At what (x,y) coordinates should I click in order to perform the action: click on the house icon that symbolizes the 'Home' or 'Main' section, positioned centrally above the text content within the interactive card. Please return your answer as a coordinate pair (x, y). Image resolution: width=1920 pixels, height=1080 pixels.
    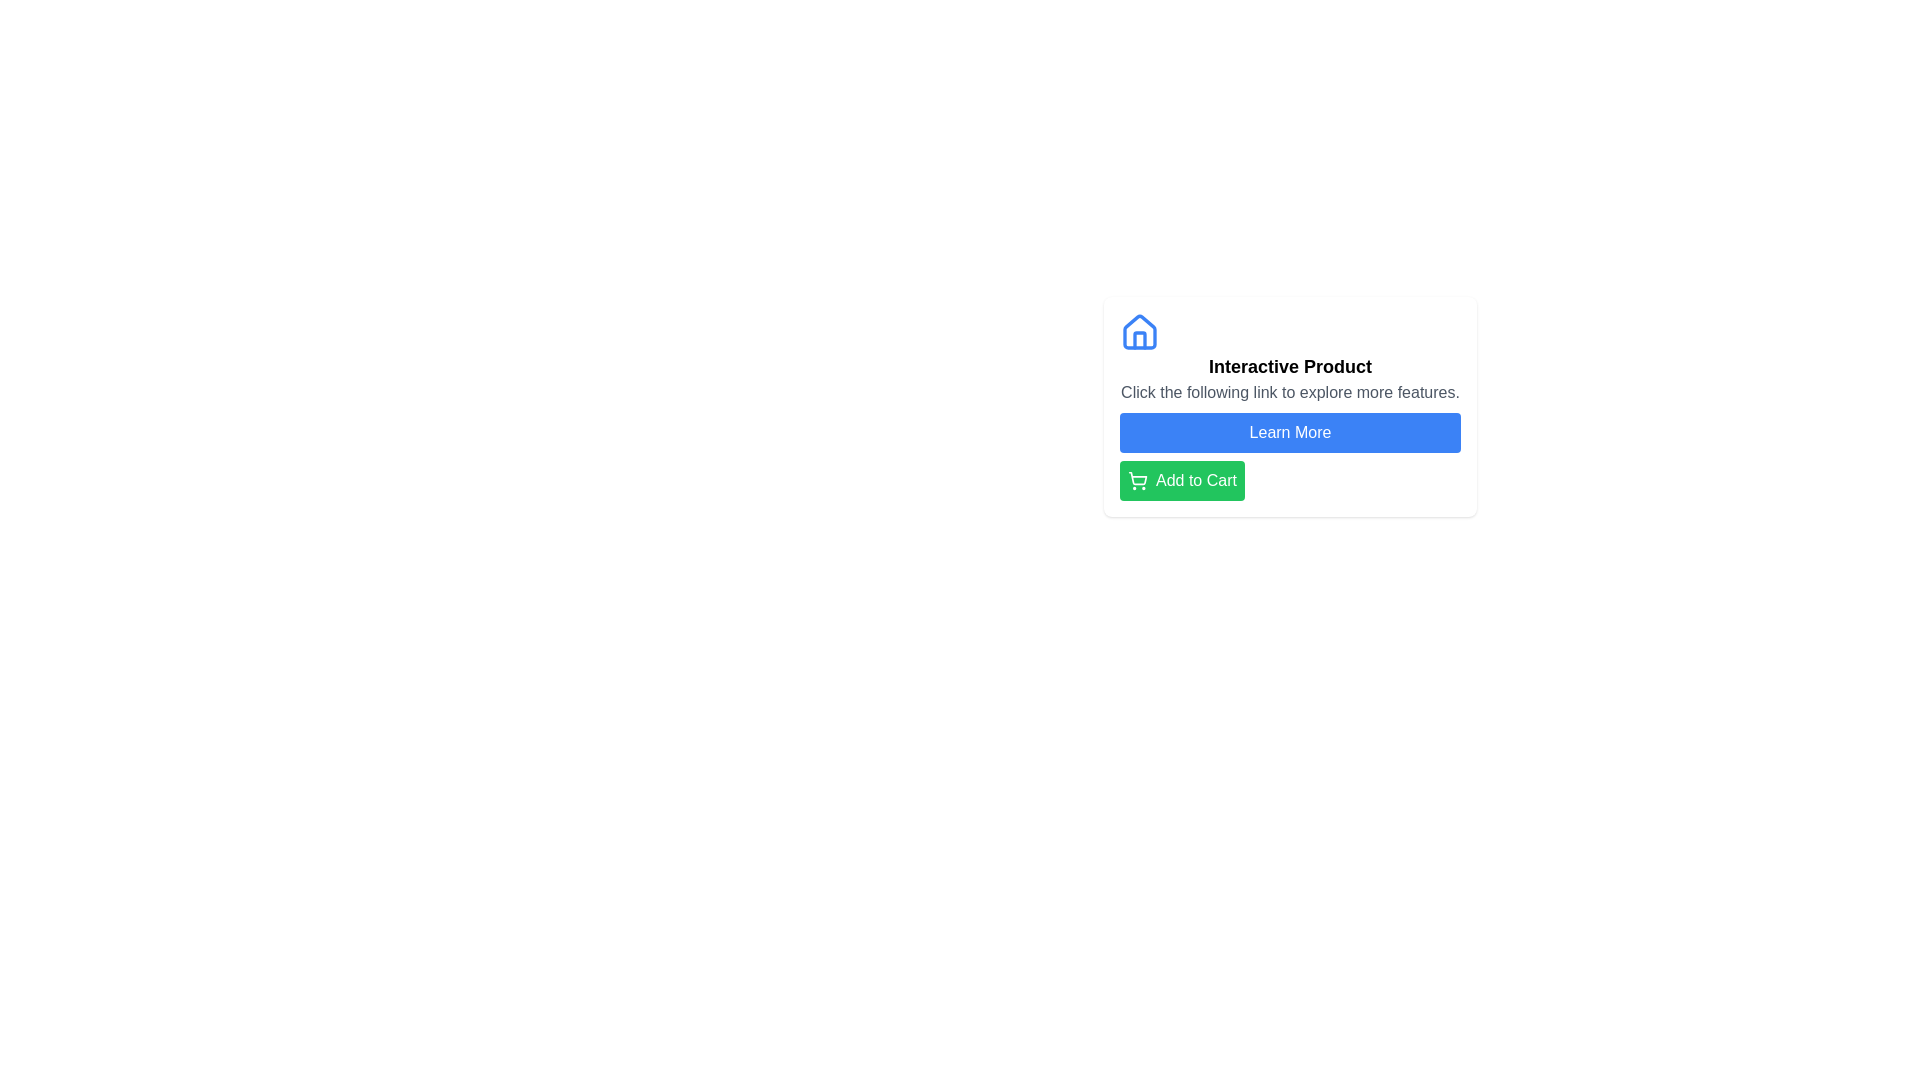
    Looking at the image, I should click on (1140, 330).